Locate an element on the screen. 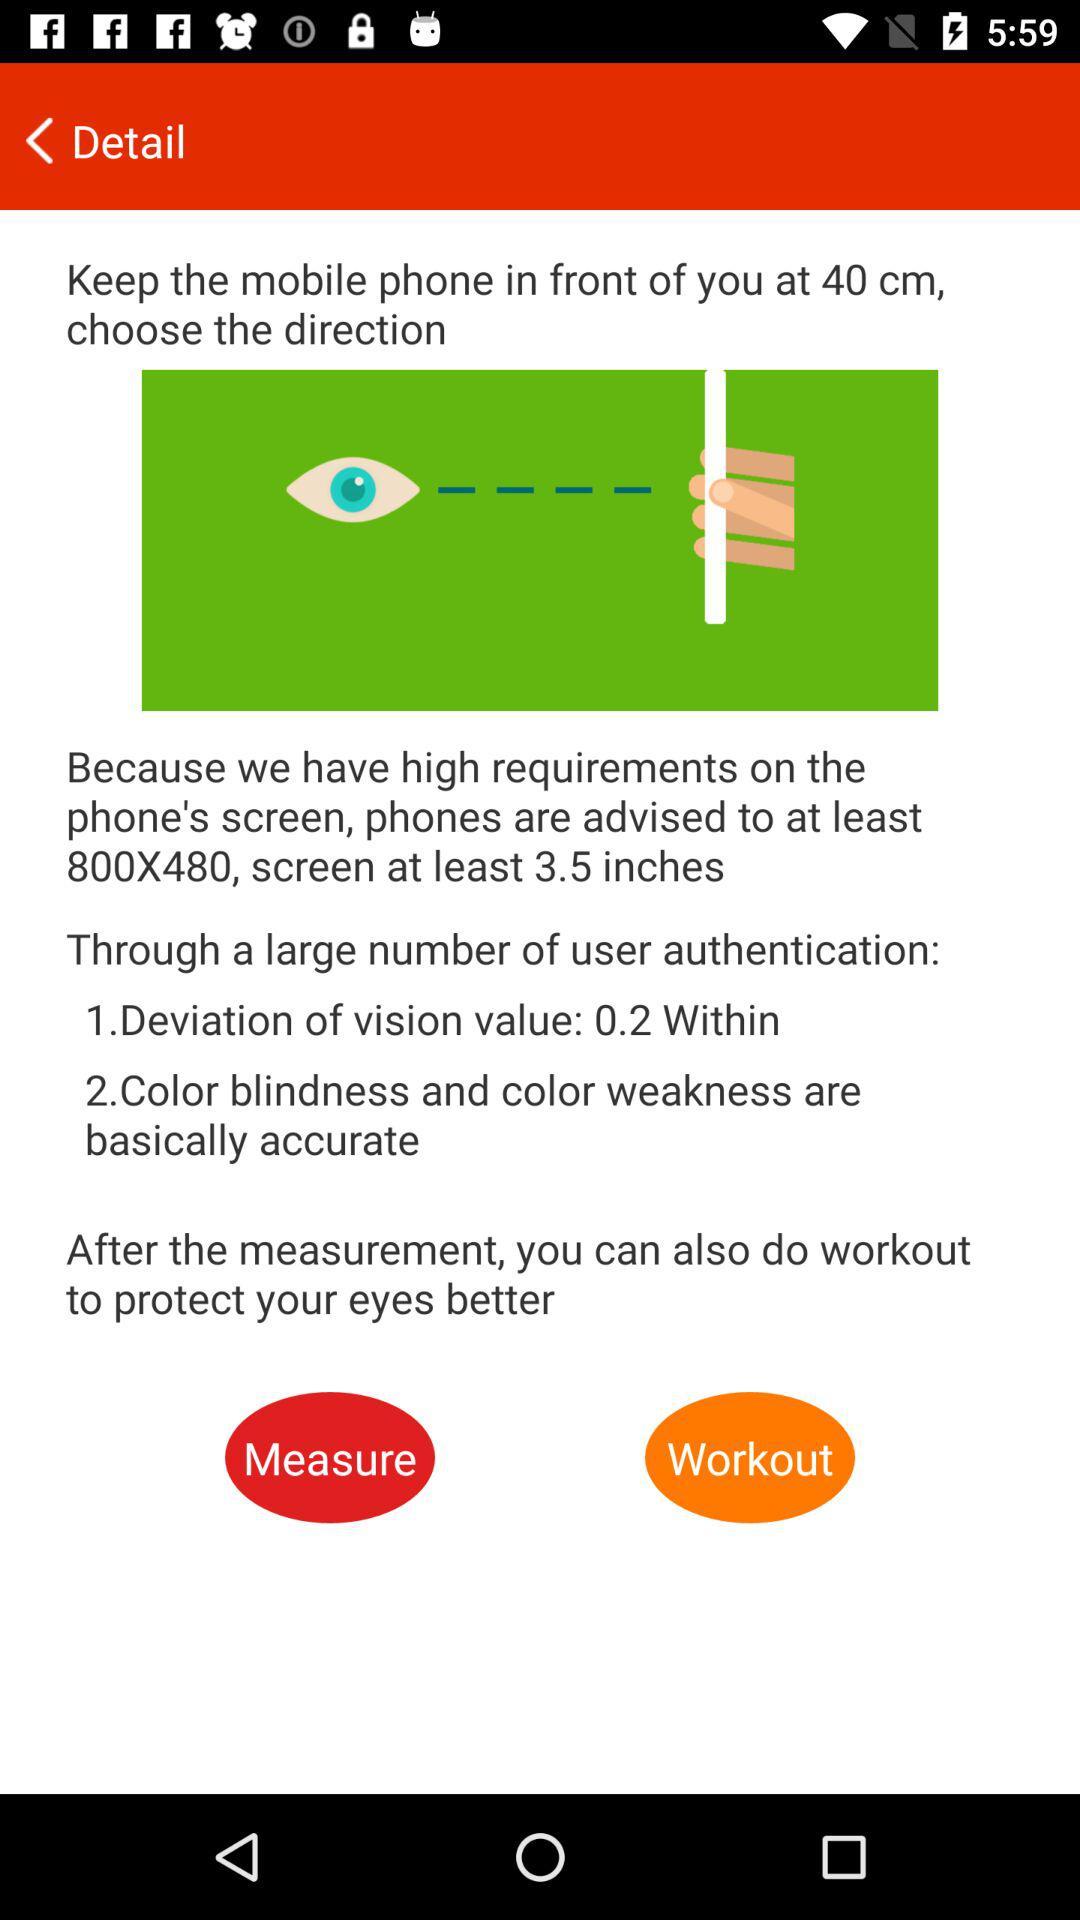  item above the keep the mobile icon is located at coordinates (525, 139).